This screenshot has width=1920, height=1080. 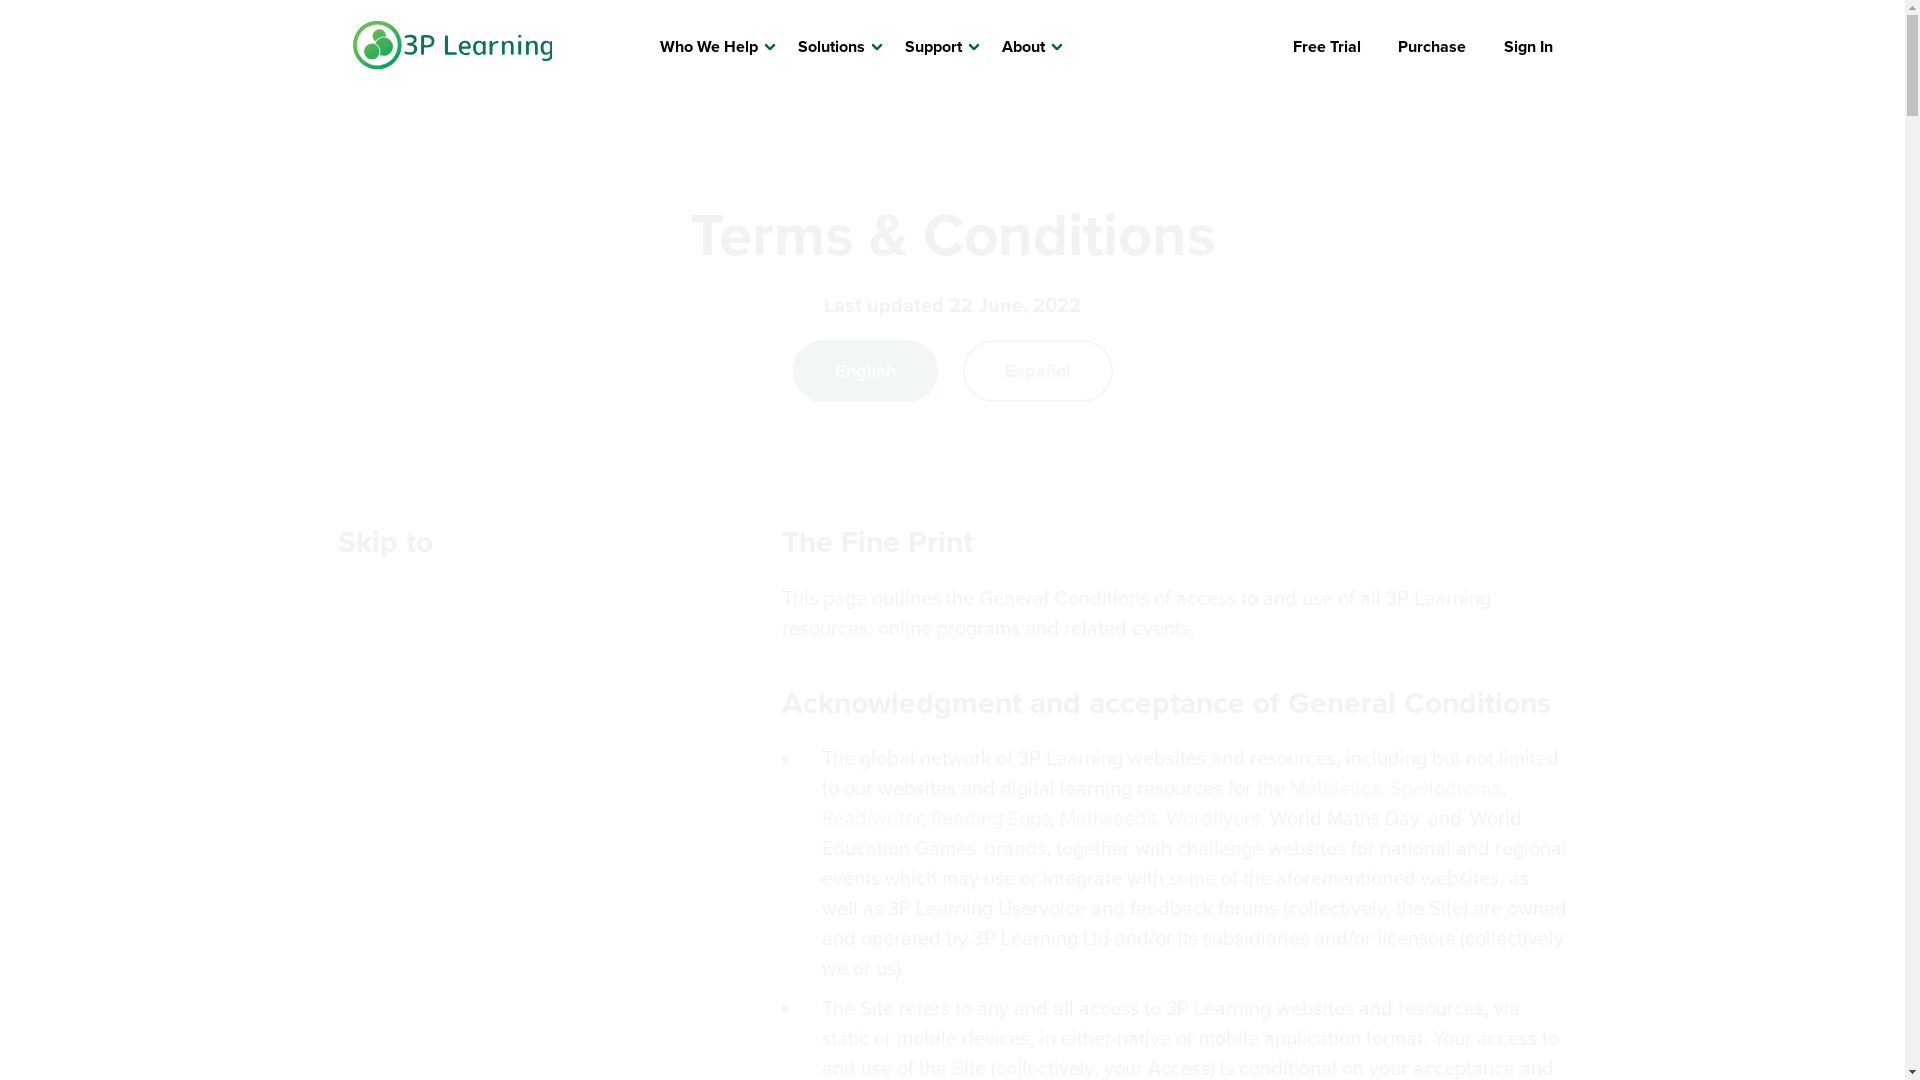 What do you see at coordinates (1023, 45) in the screenshot?
I see `'About'` at bounding box center [1023, 45].